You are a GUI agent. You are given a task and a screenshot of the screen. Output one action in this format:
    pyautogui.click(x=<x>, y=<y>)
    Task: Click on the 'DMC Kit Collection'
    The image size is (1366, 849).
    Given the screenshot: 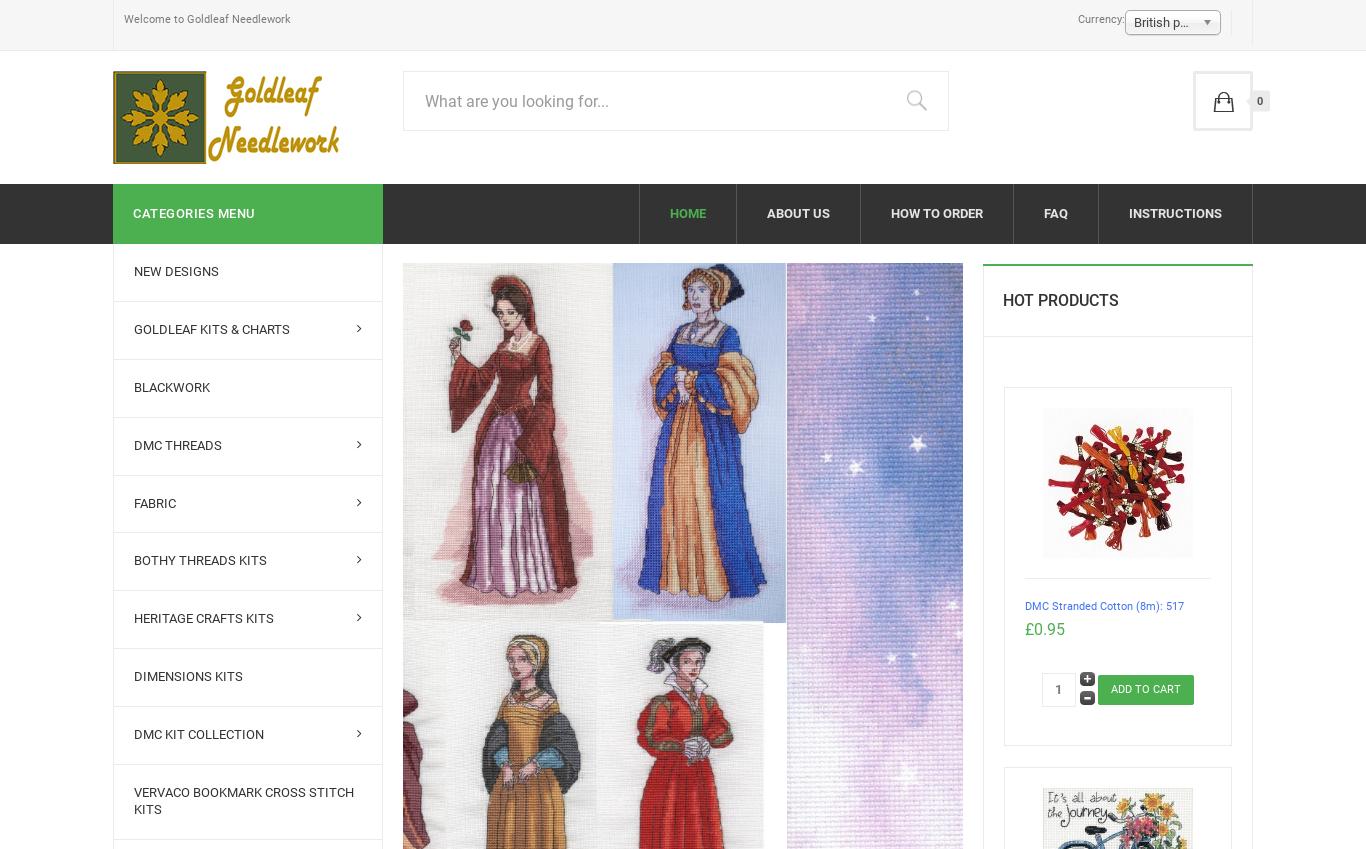 What is the action you would take?
    pyautogui.click(x=198, y=734)
    